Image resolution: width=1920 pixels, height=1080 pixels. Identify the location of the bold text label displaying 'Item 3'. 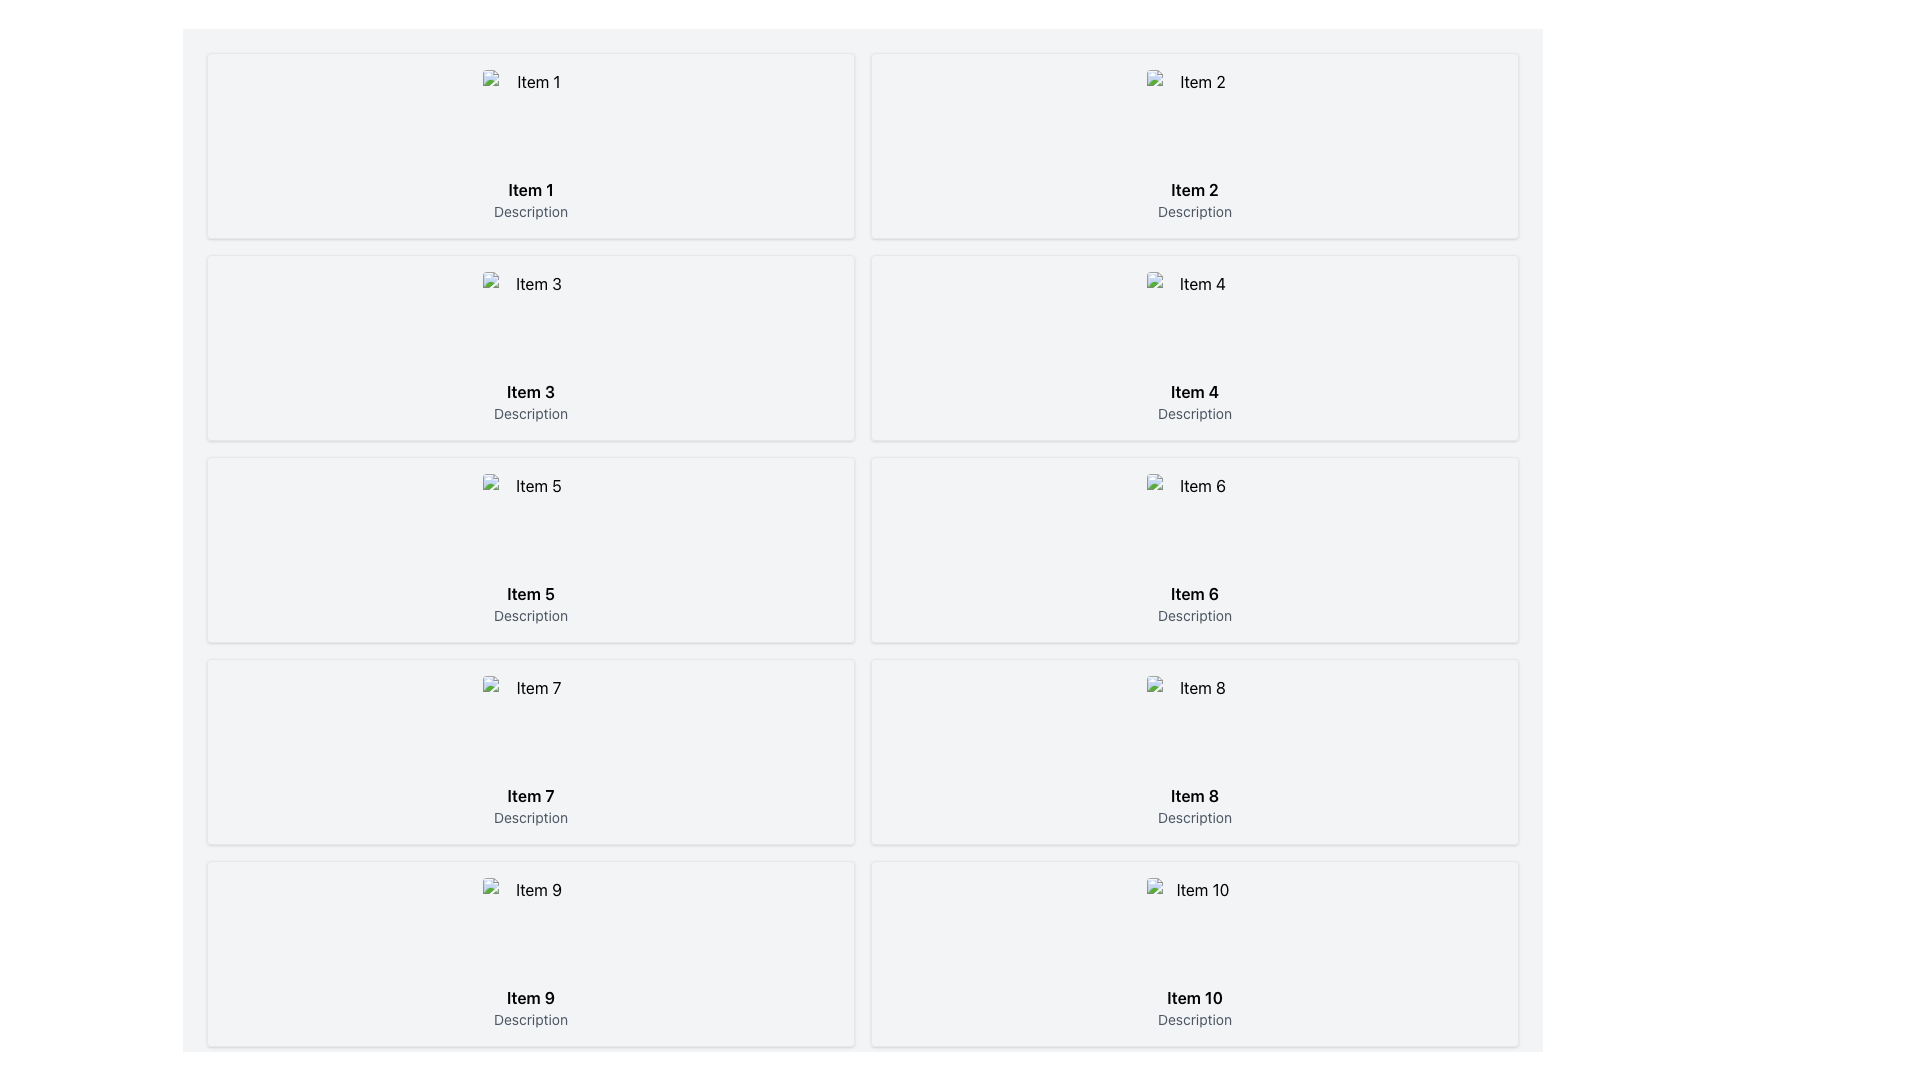
(531, 392).